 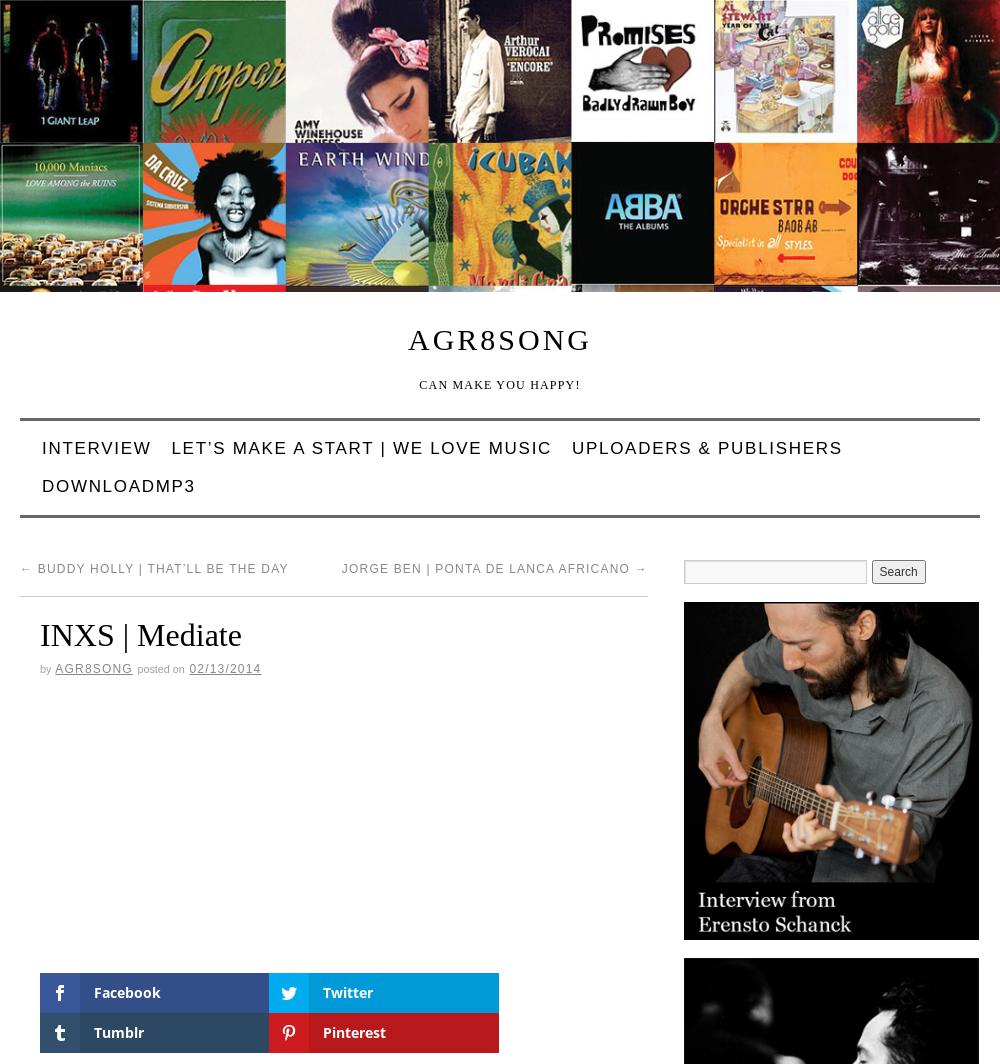 I want to click on 'Jorge Ben | Ponta De Lanca Africano', so click(x=486, y=569).